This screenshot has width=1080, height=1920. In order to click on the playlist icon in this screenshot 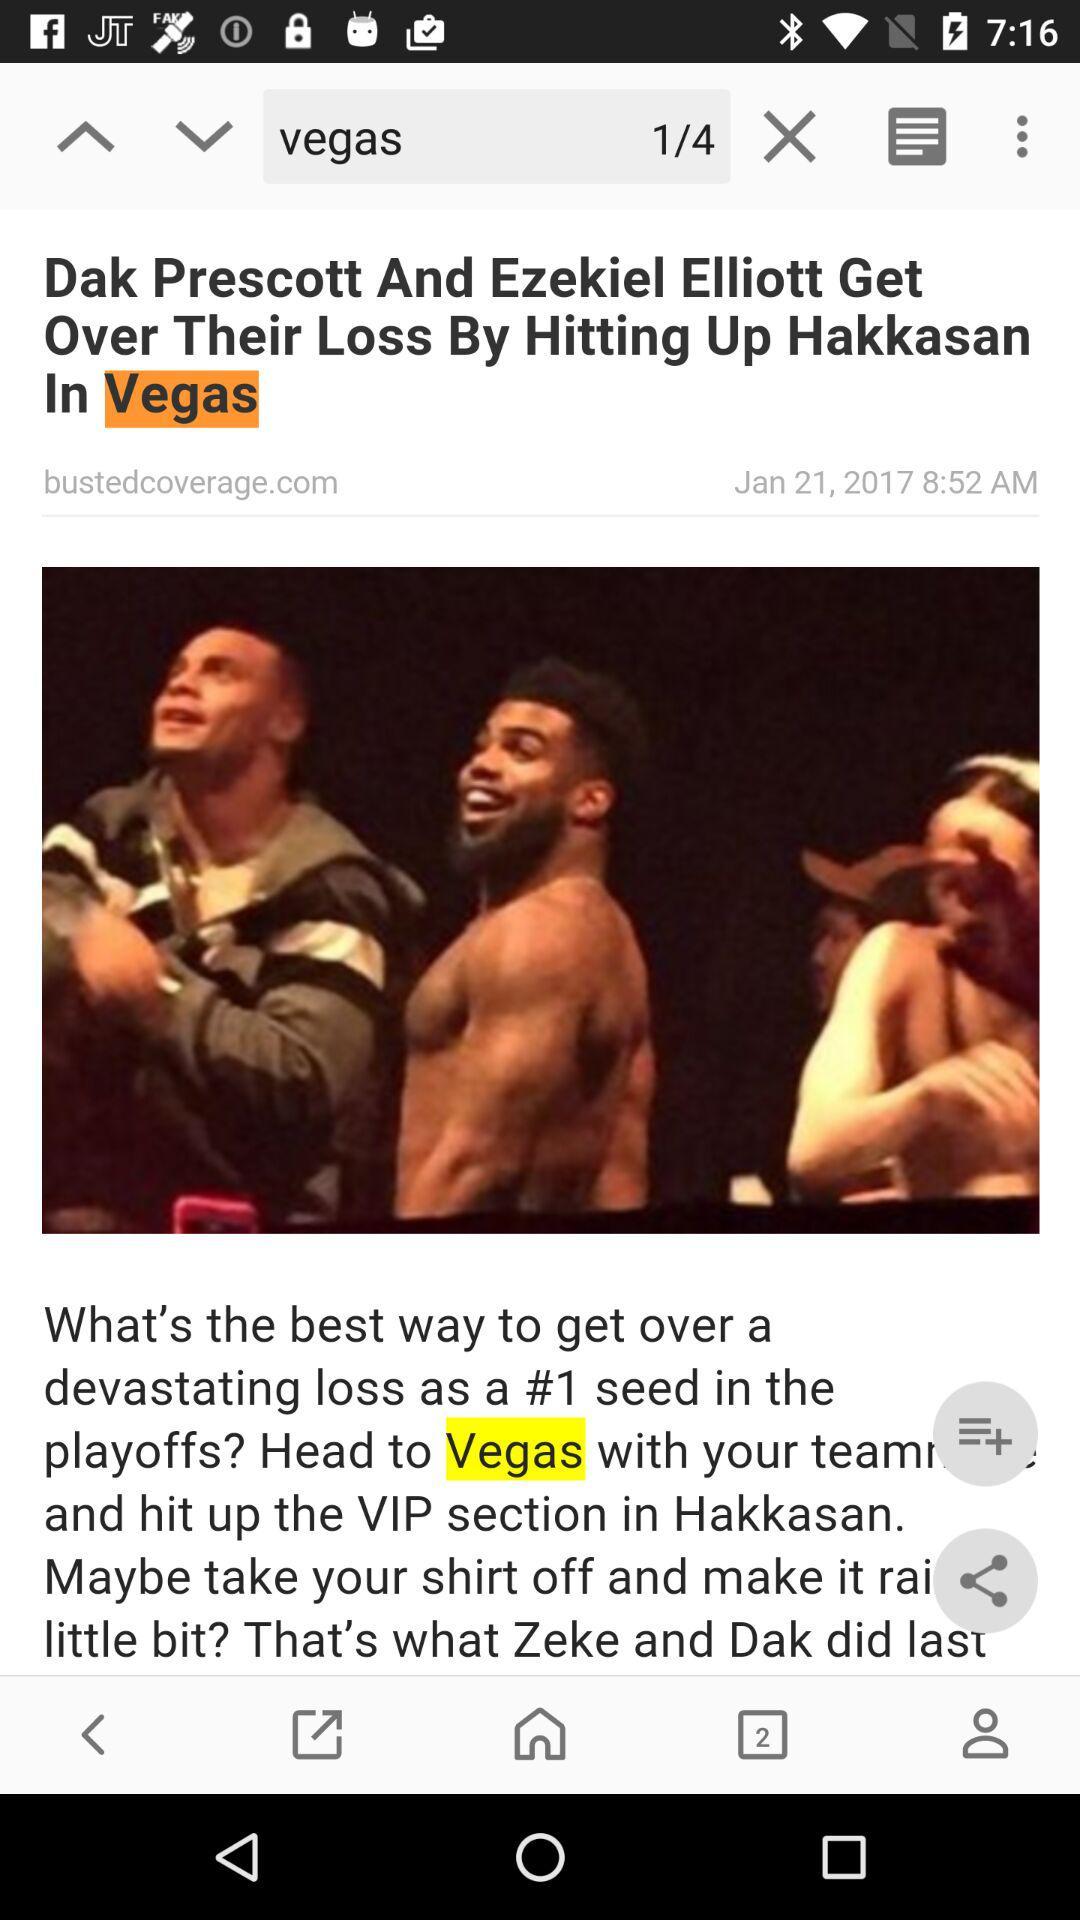, I will do `click(984, 1433)`.